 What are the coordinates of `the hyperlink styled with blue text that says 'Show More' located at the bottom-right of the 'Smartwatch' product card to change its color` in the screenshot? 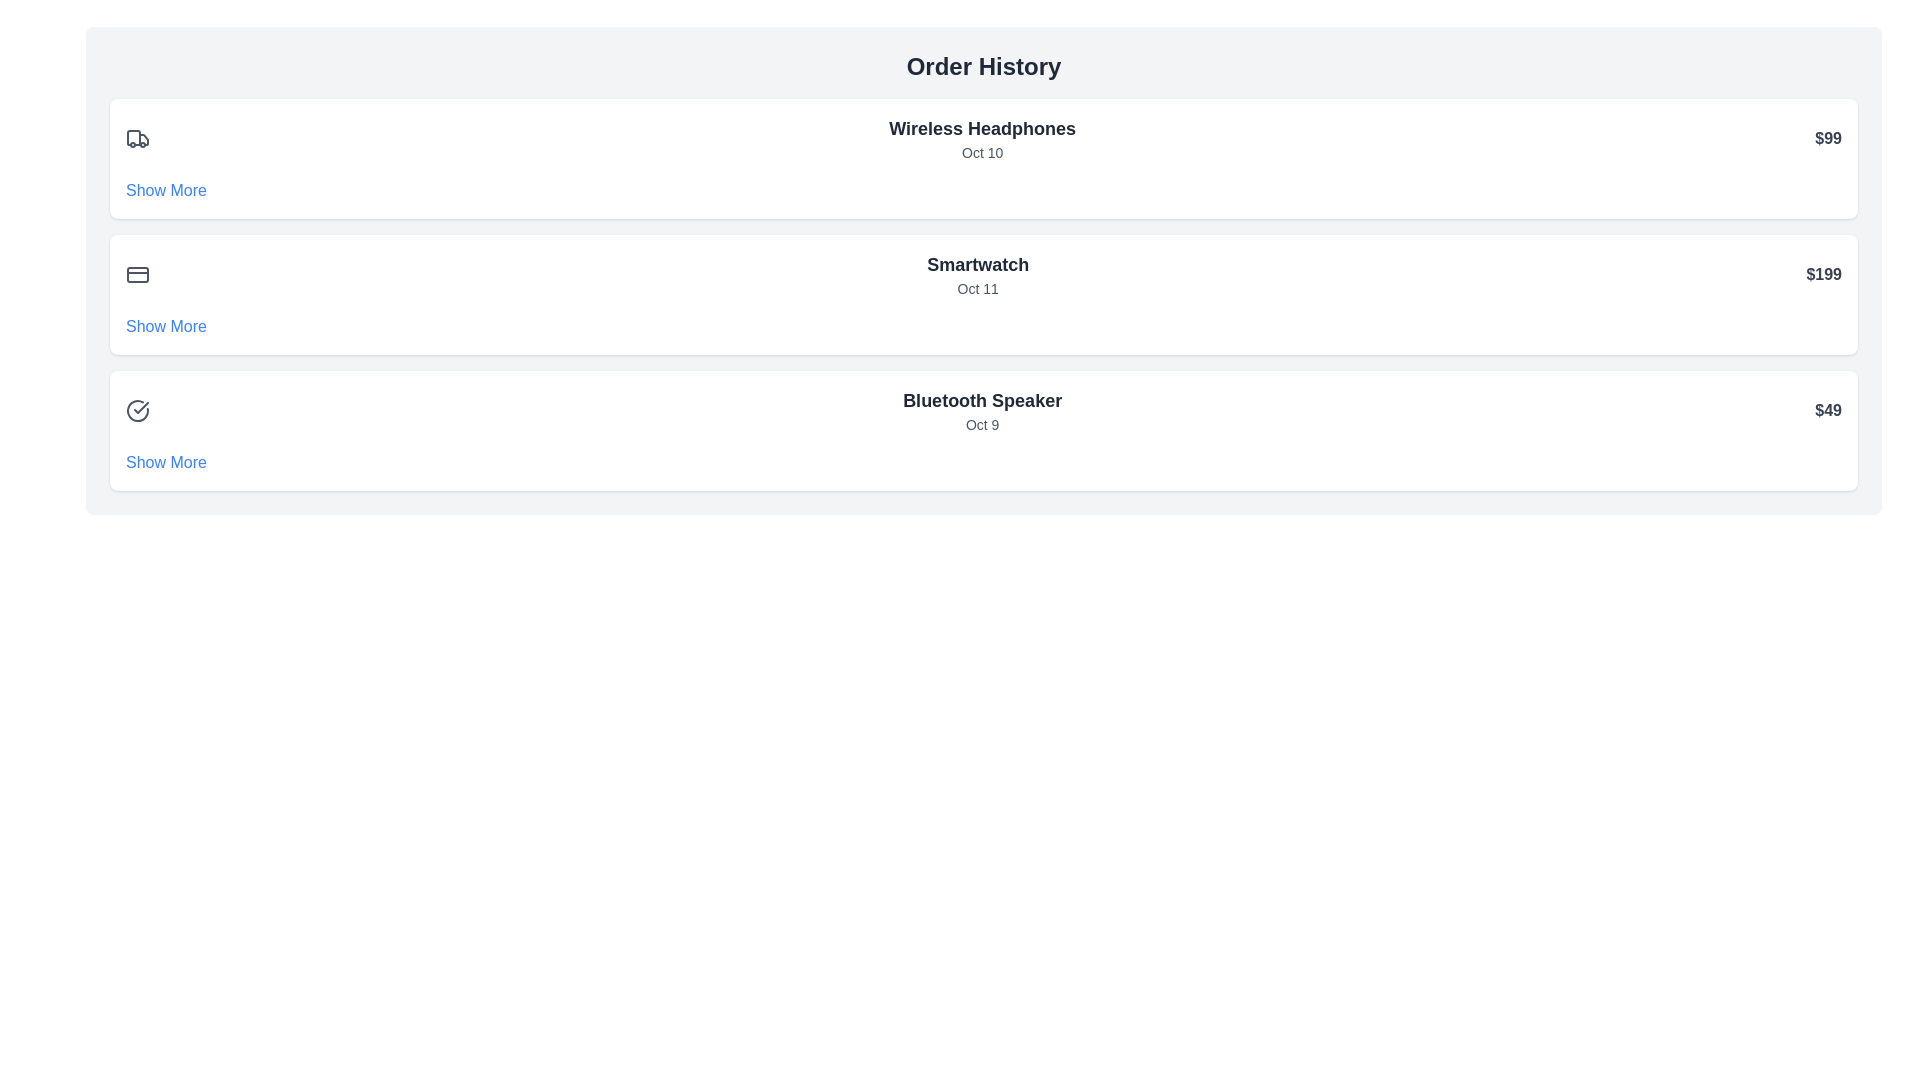 It's located at (166, 326).